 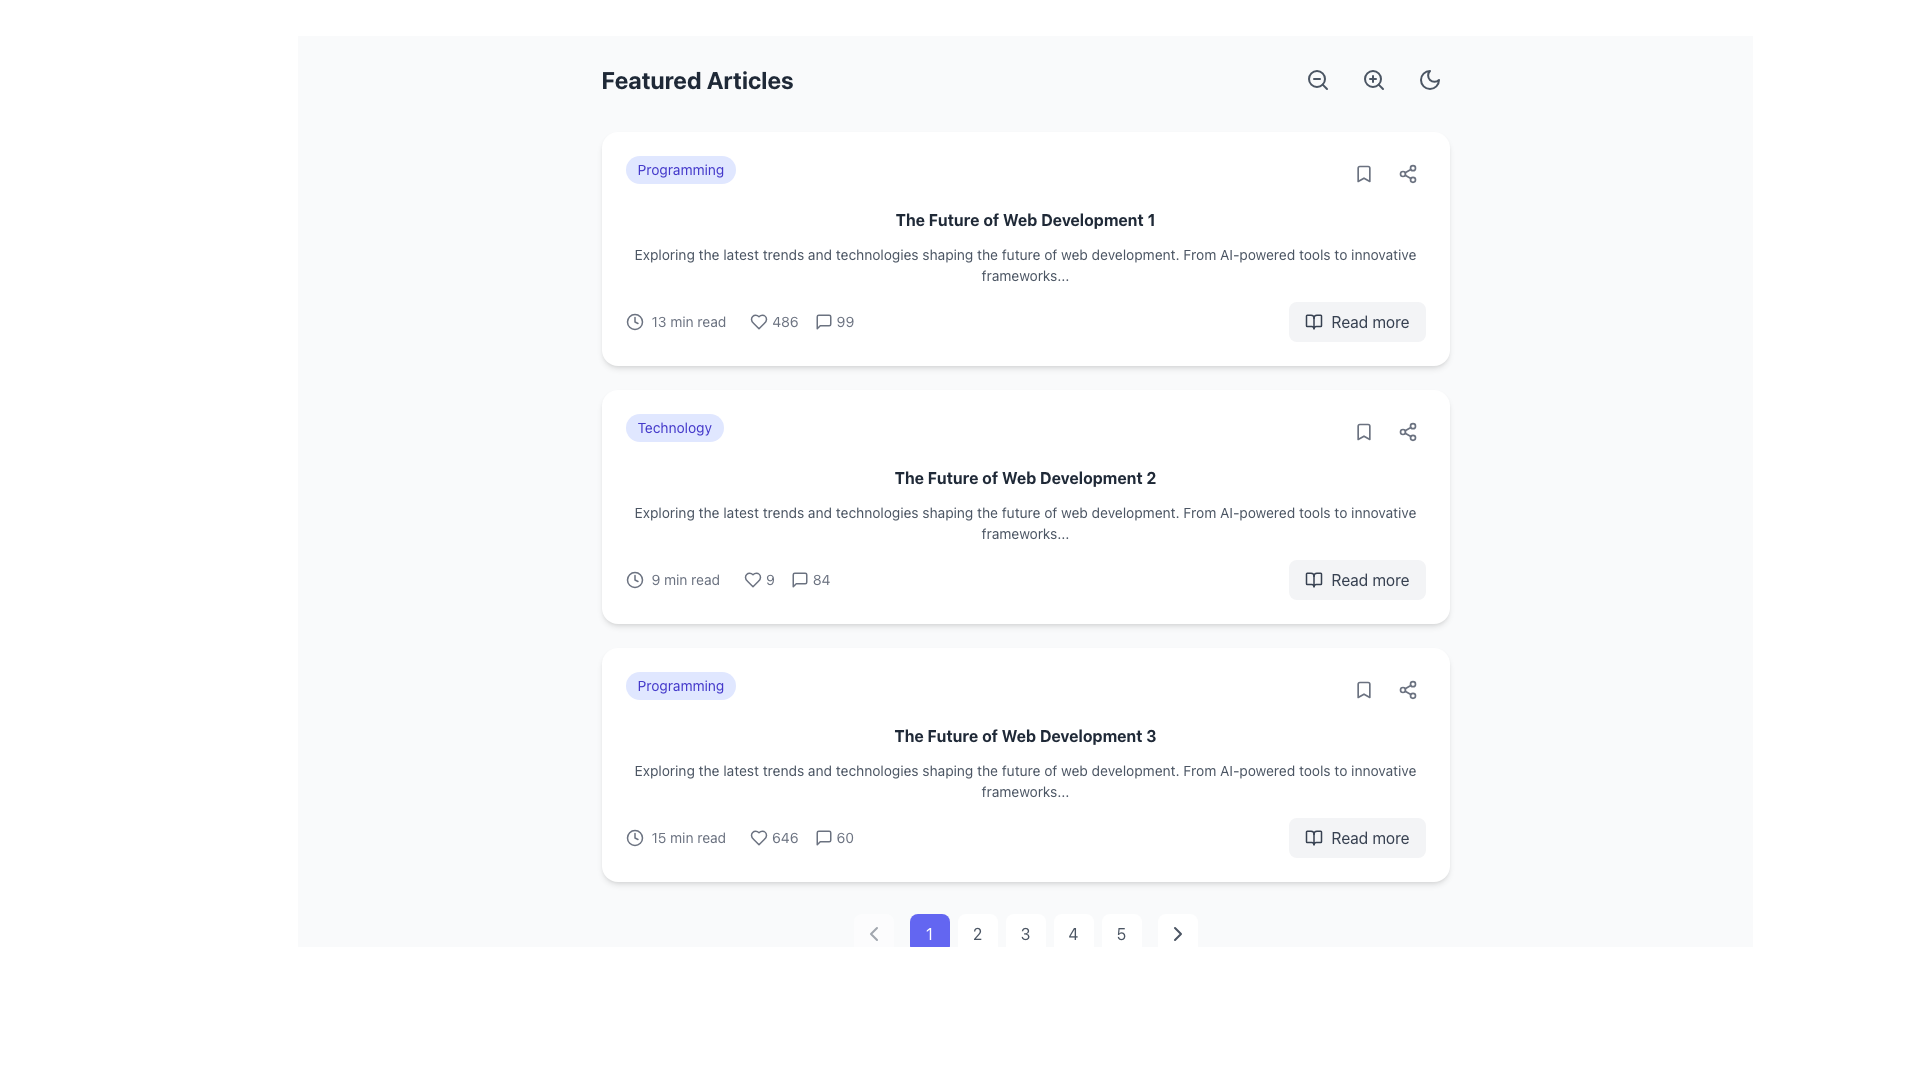 I want to click on the bookmark button icon located in the top-right corner of the second card labeled 'The Future of Web Development 2', so click(x=1362, y=431).